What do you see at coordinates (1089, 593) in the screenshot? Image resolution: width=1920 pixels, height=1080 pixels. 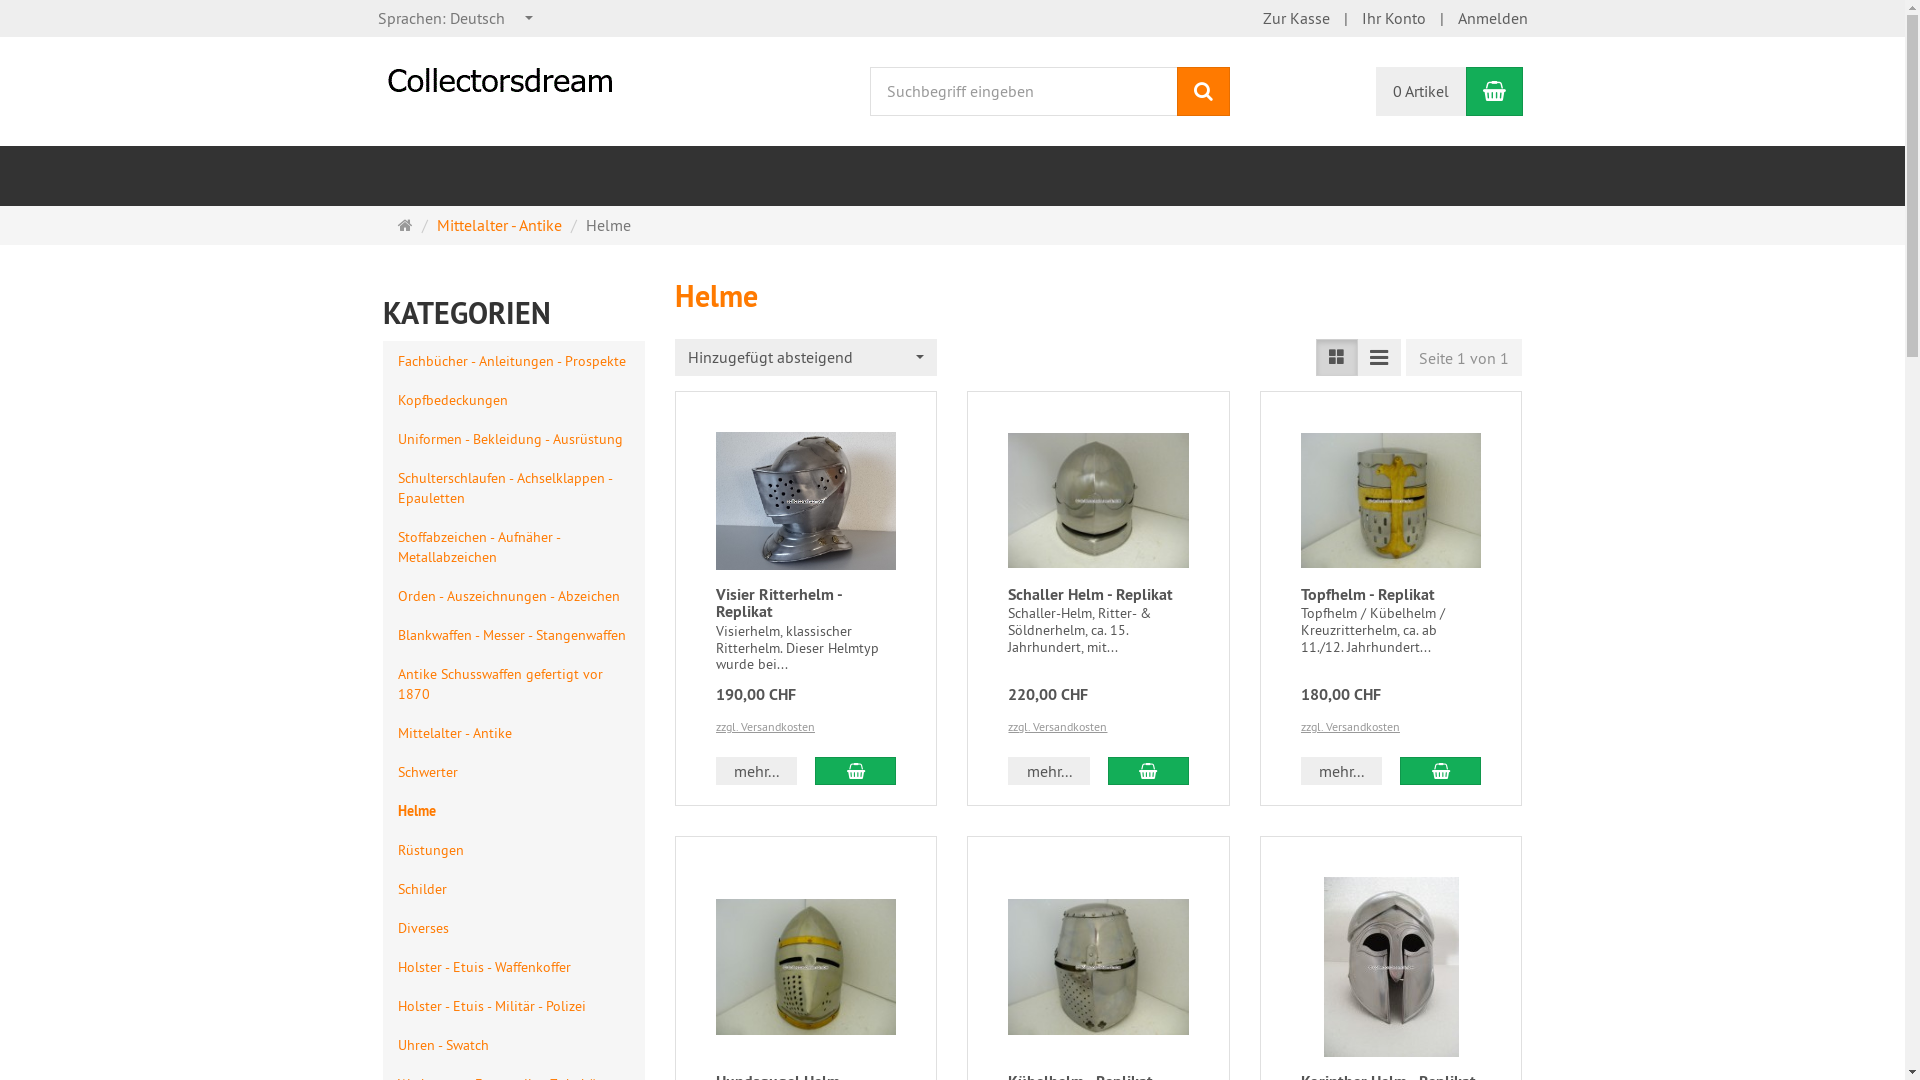 I see `'Schaller Helm - Replikat'` at bounding box center [1089, 593].